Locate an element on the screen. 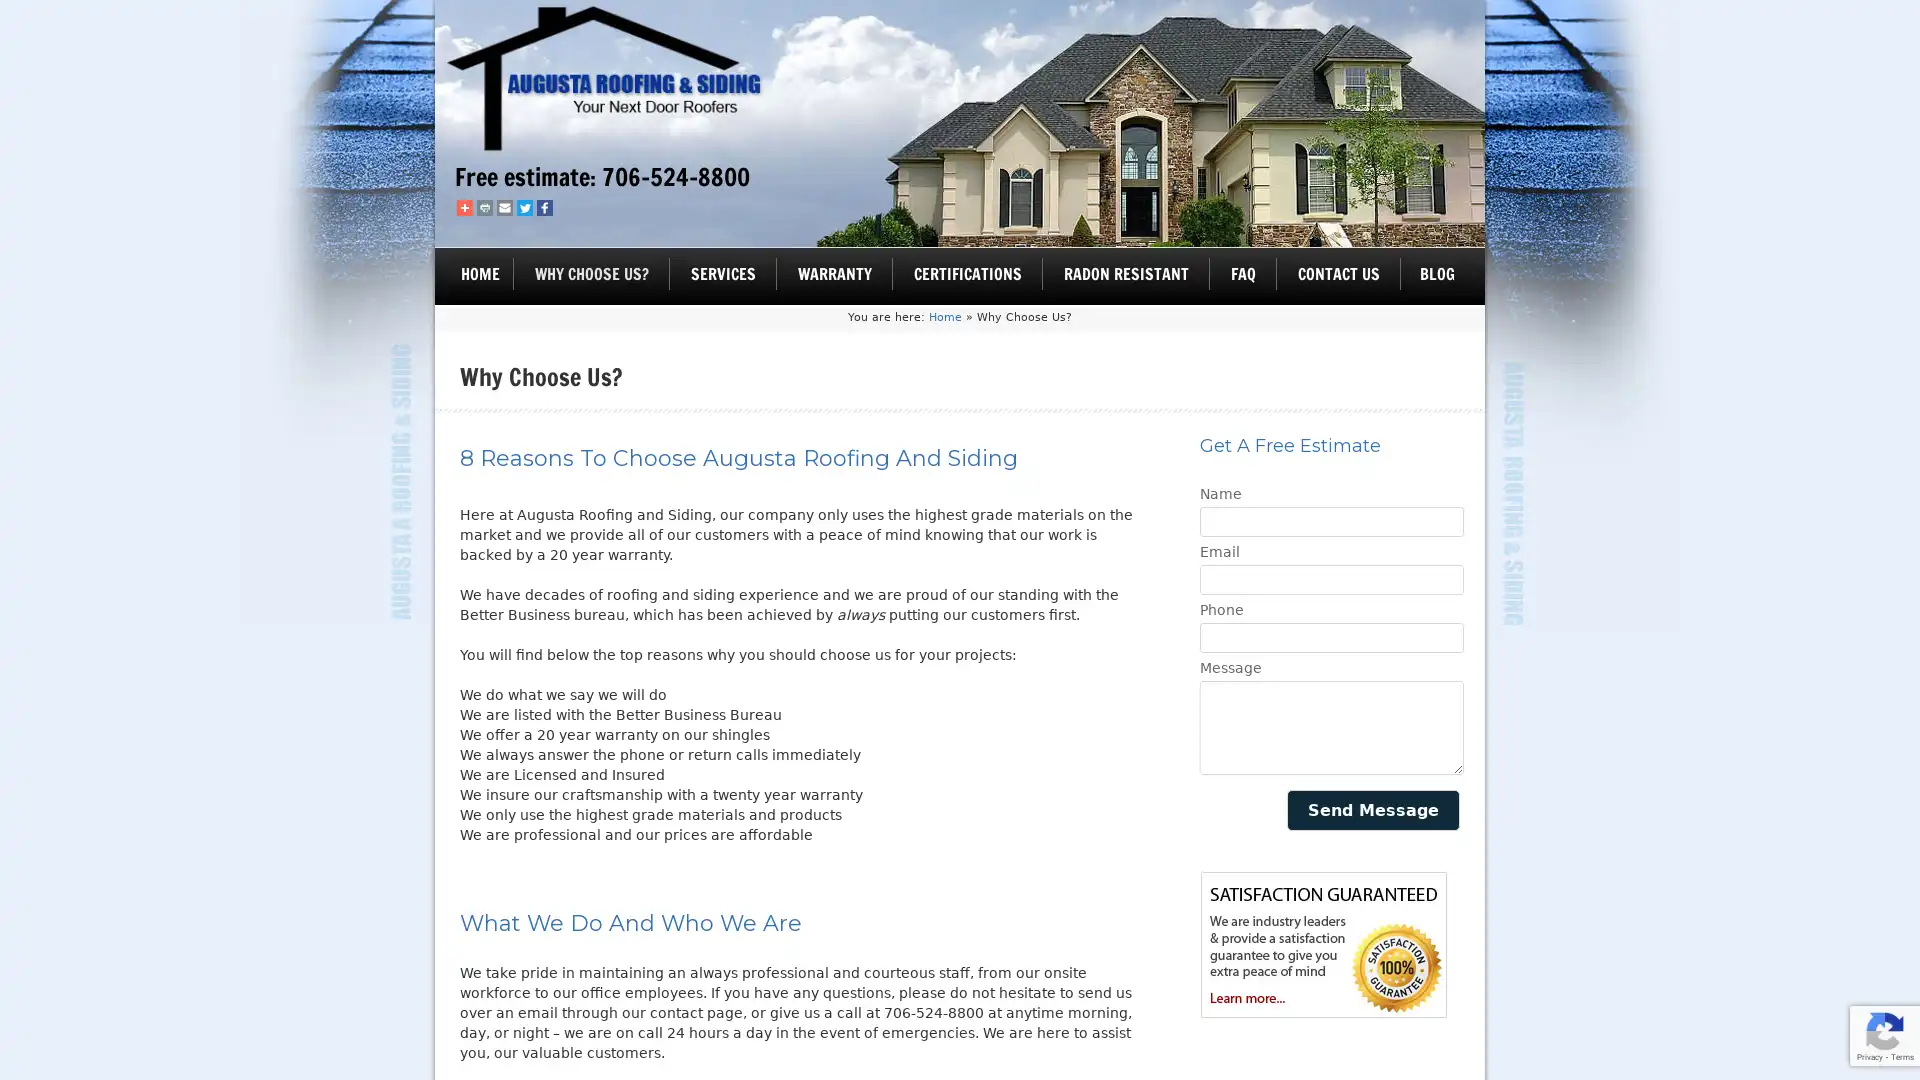 The image size is (1920, 1080). Send Message is located at coordinates (1372, 810).